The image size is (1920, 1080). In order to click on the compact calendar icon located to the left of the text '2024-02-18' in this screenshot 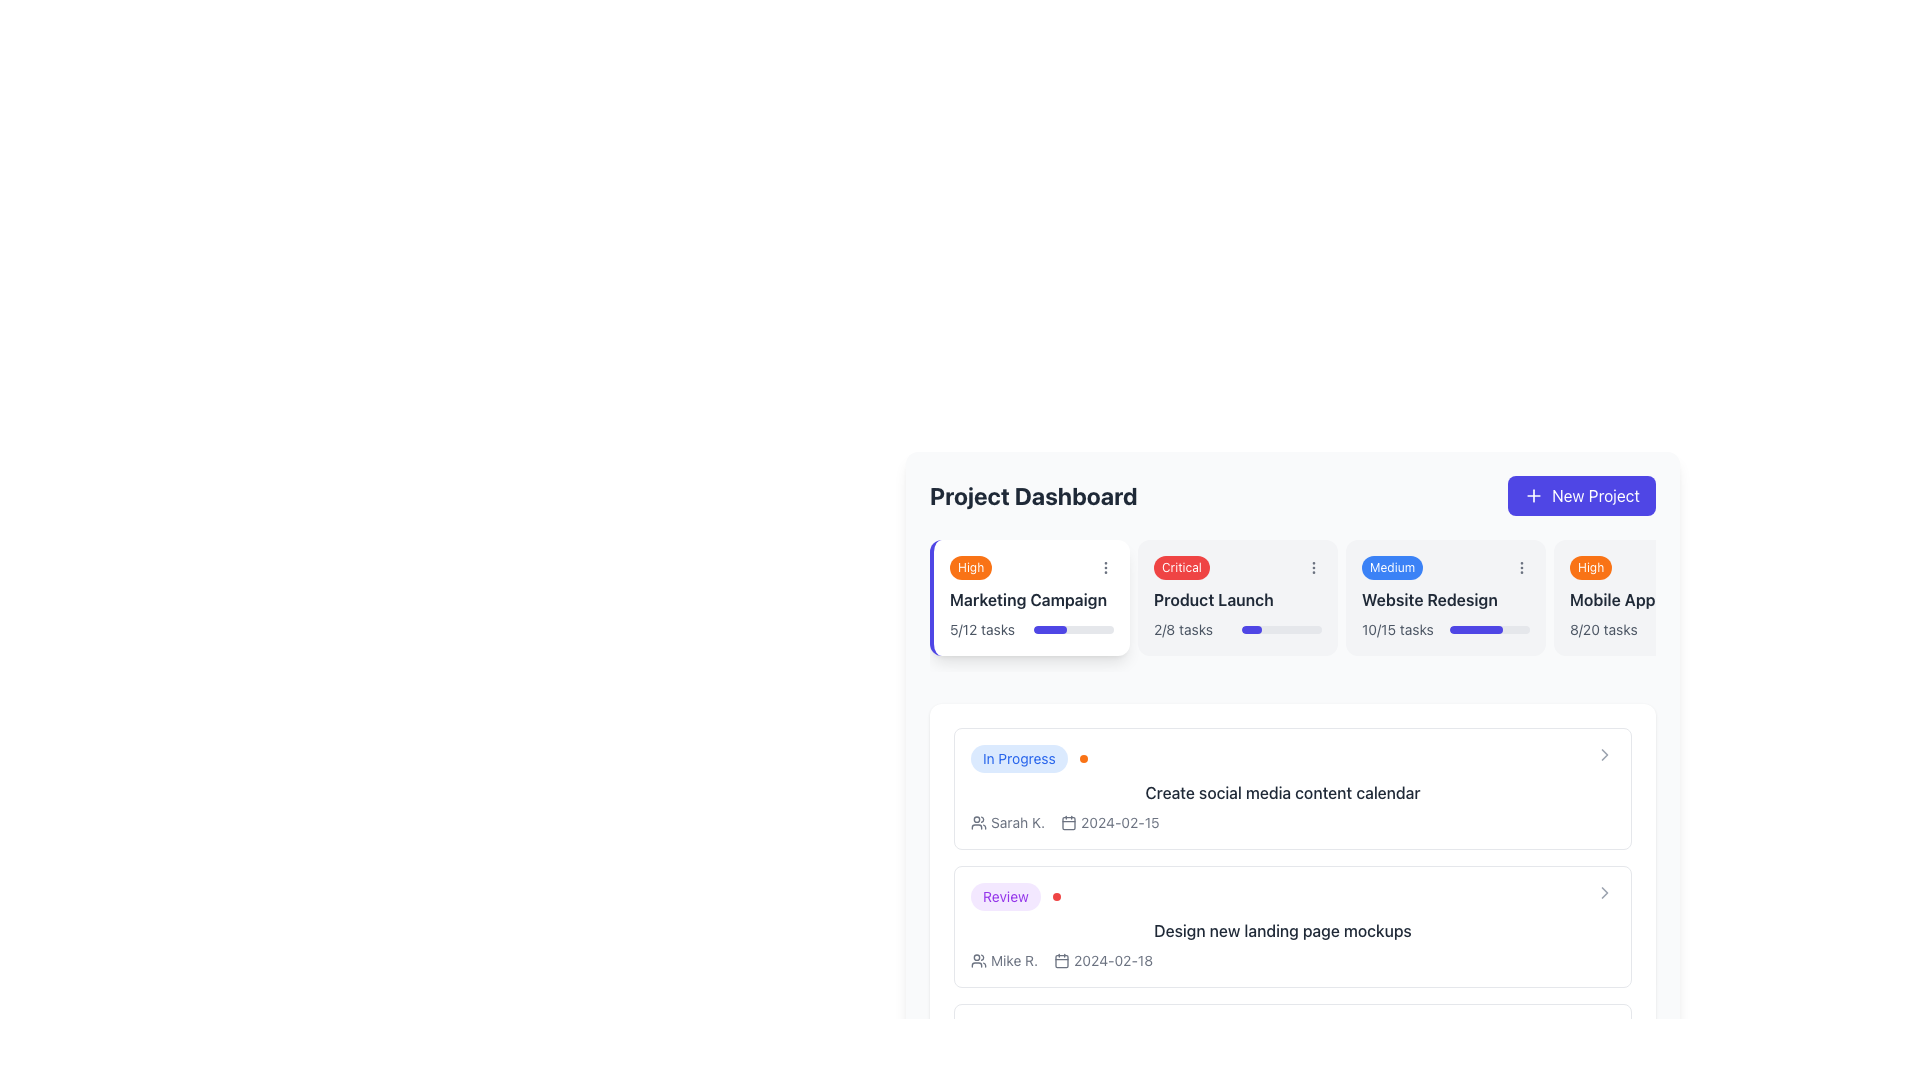, I will do `click(1061, 959)`.